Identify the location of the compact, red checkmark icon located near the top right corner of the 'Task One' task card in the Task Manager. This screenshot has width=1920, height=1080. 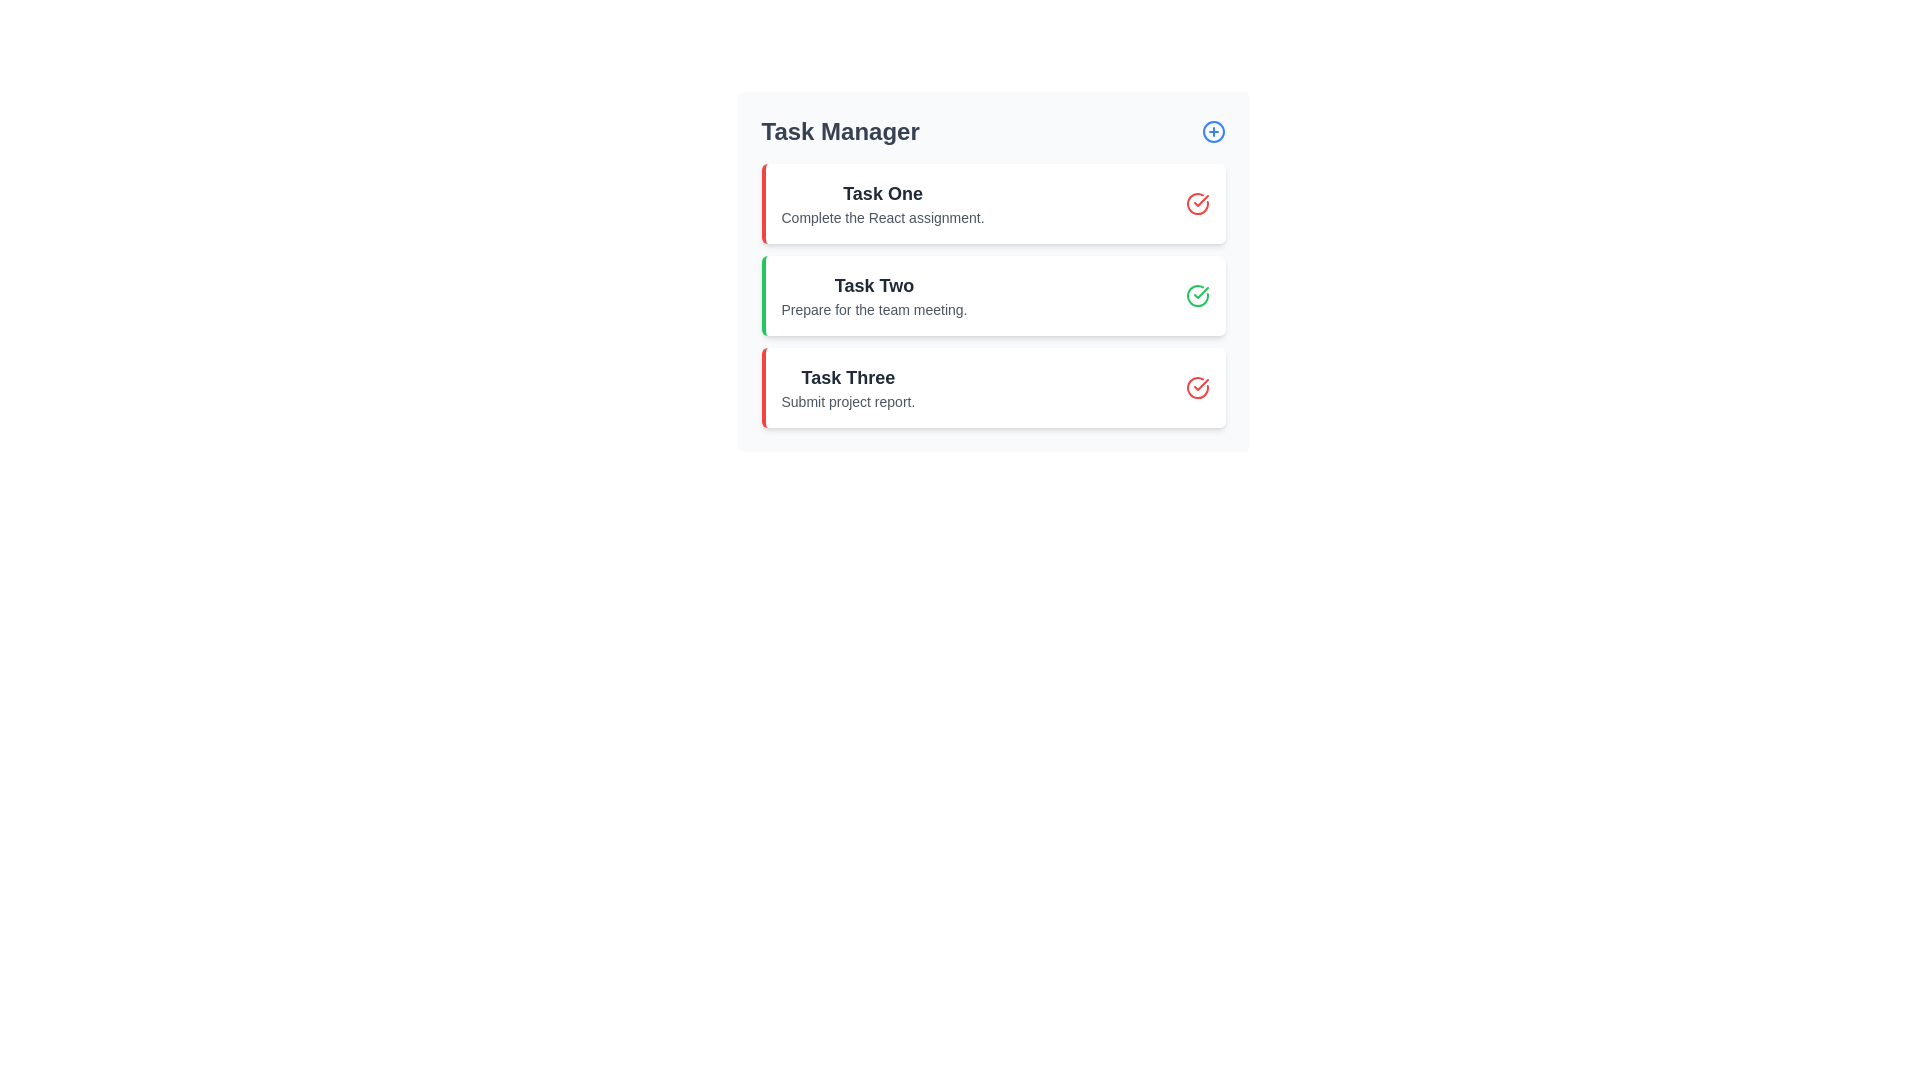
(1200, 385).